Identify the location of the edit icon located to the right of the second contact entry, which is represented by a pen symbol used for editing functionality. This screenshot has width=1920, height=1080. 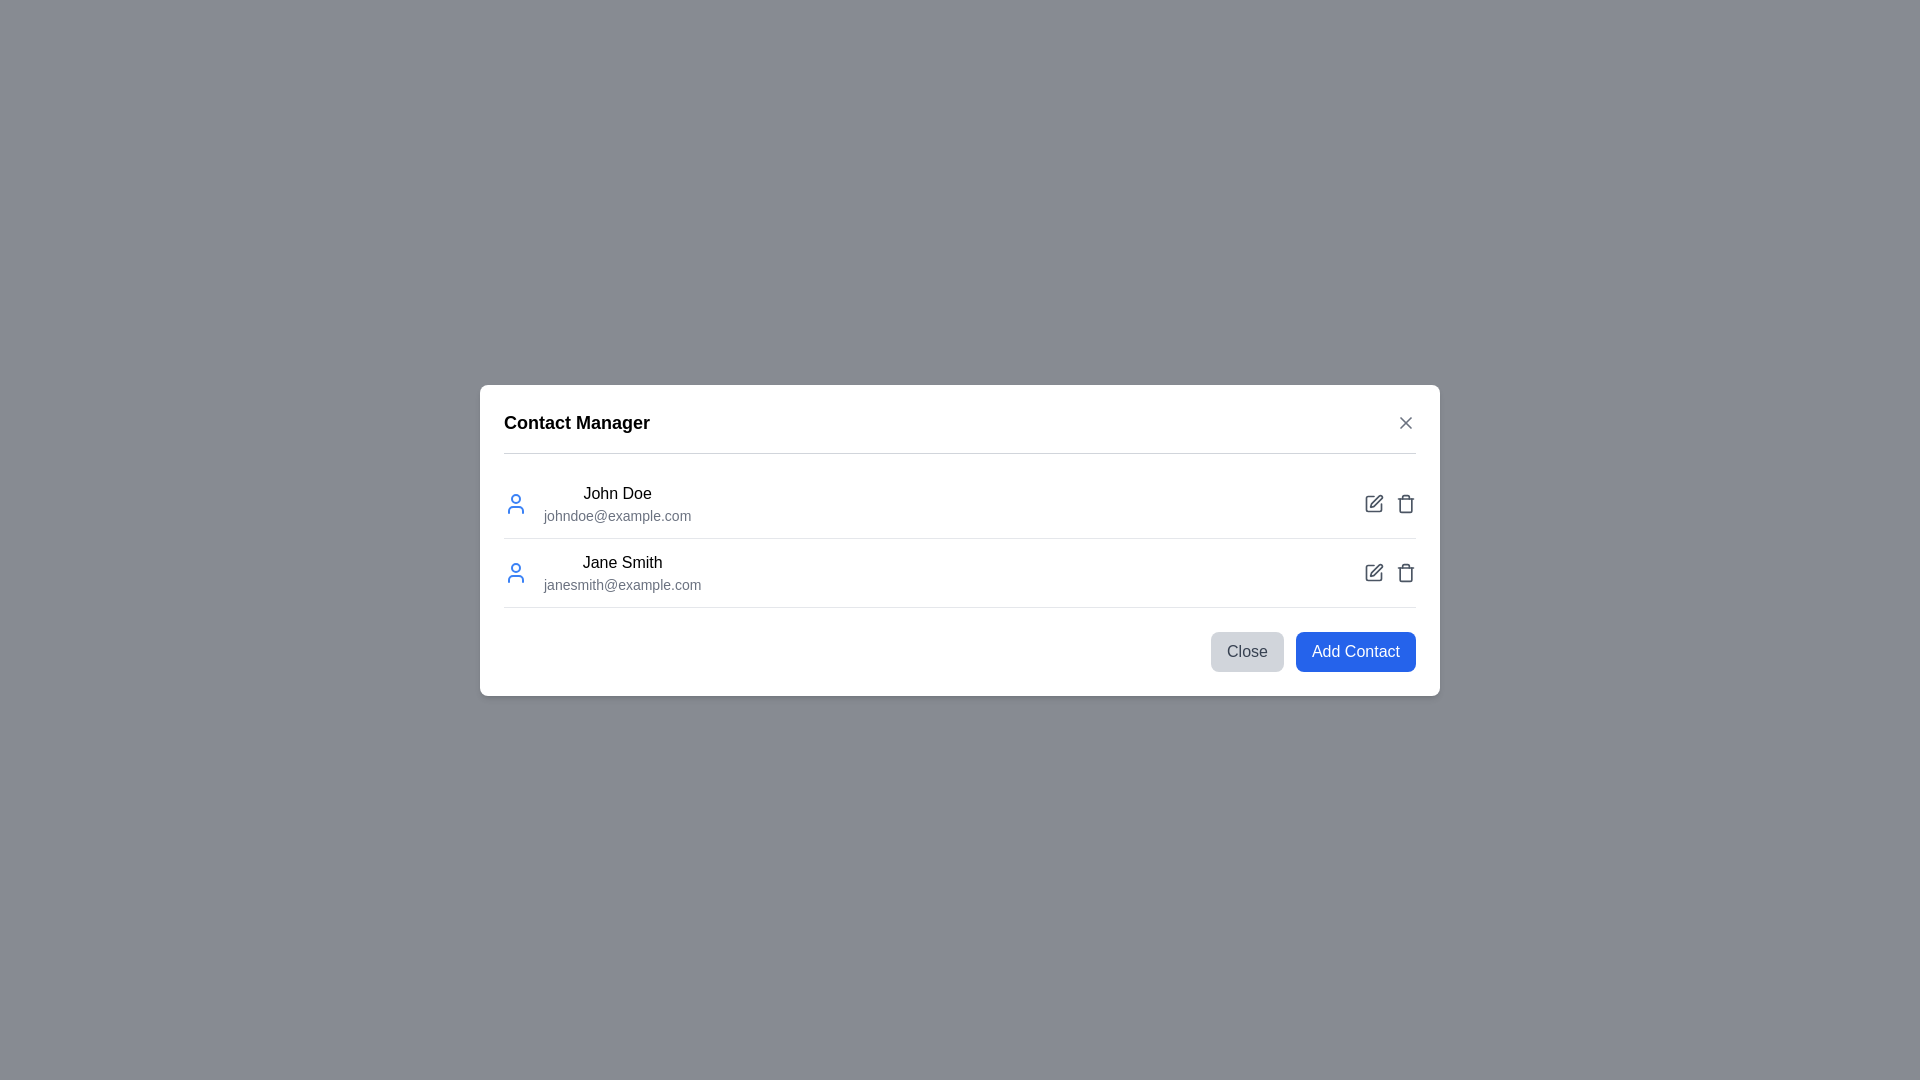
(1375, 500).